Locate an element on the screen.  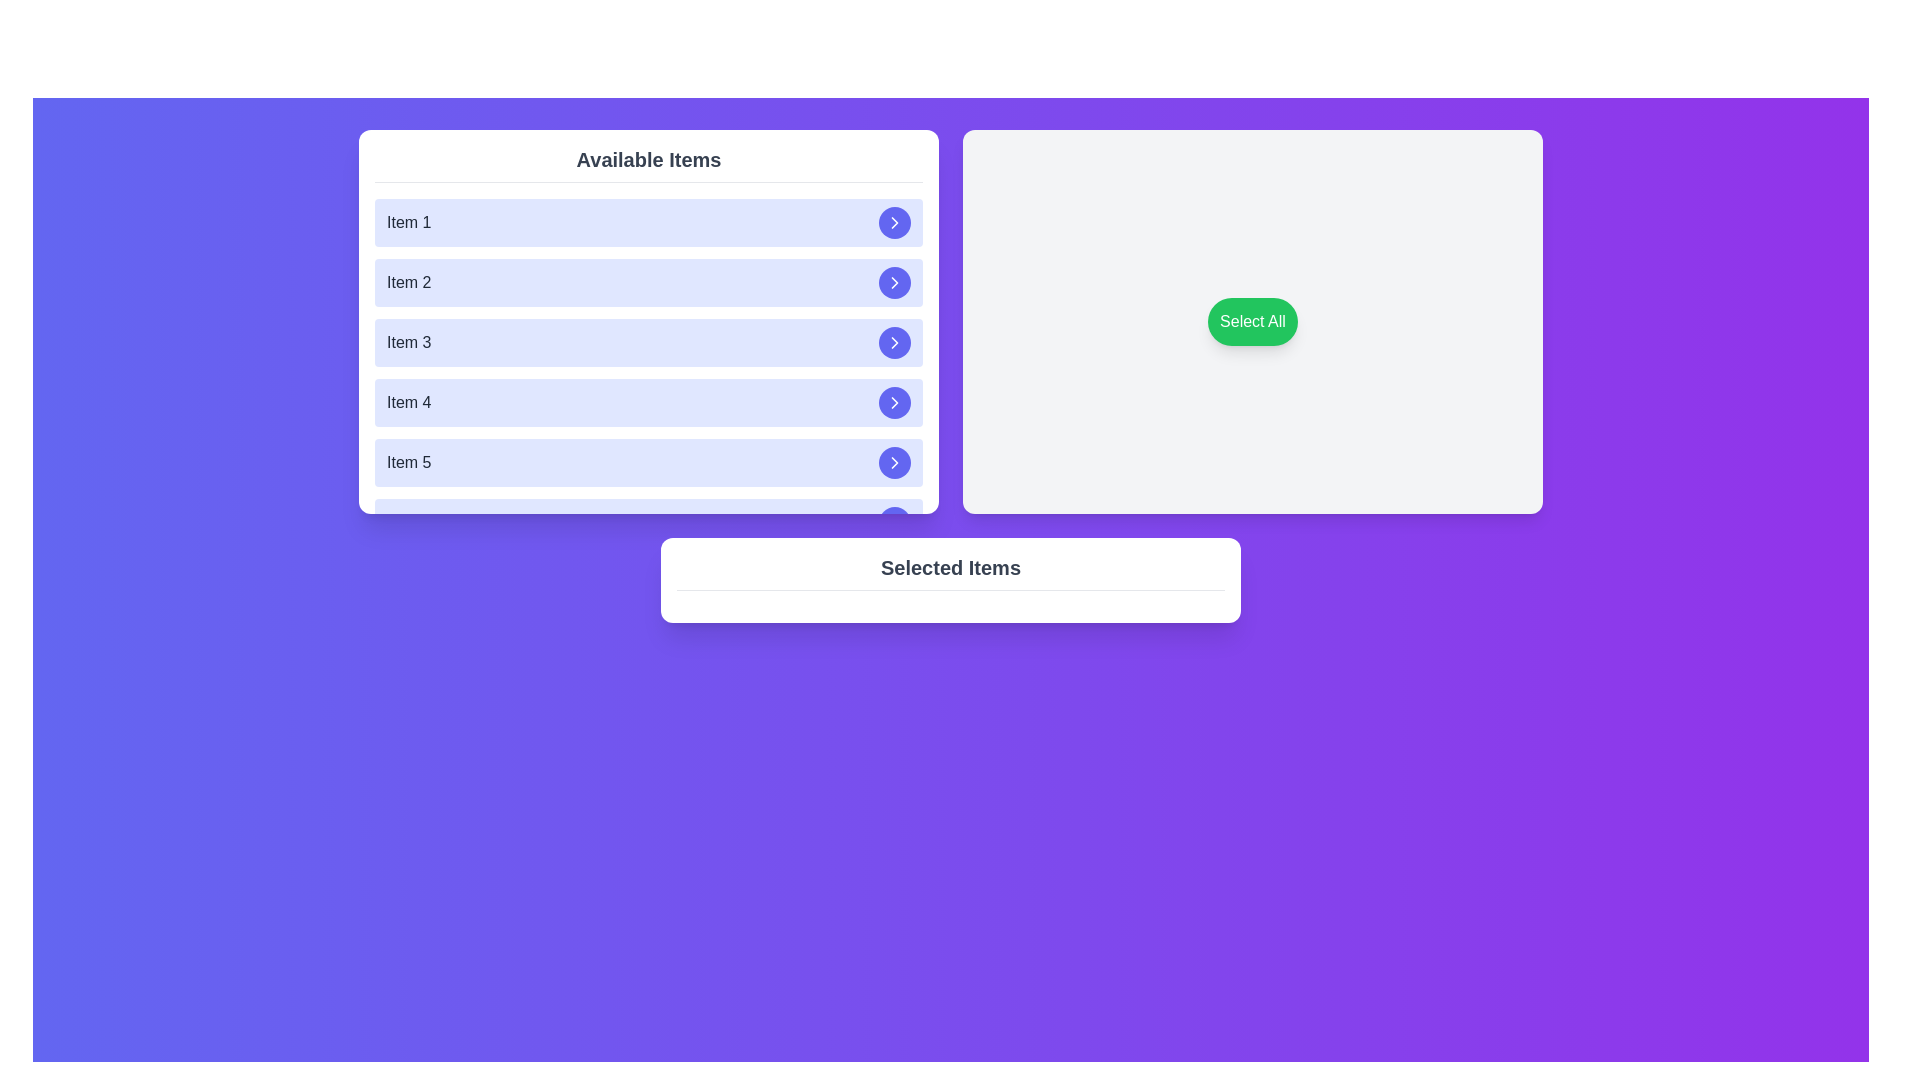
the Chevron icon pointing to the right, which is part of the SVG component located in the fifth item of the 'Available Items' list is located at coordinates (893, 522).